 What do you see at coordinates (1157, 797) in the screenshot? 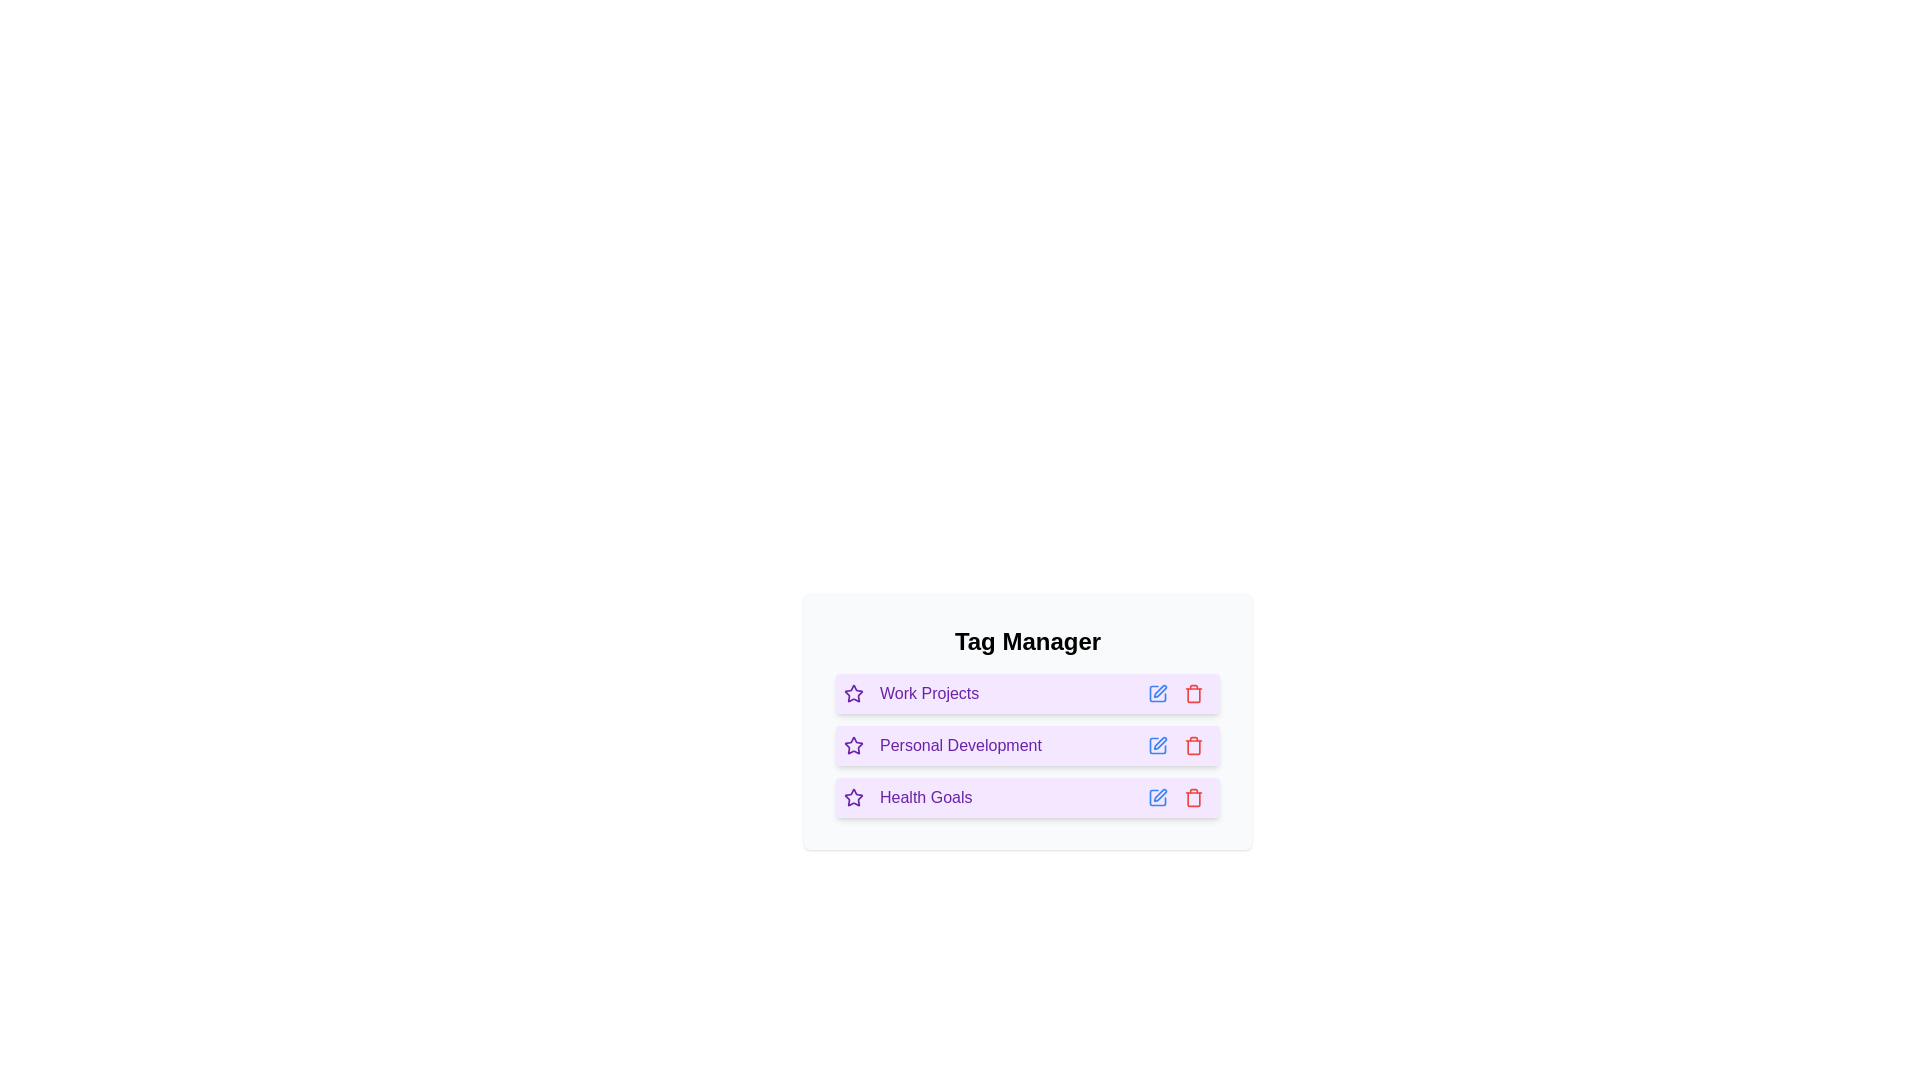
I see `edit button for the tag named Health Goals` at bounding box center [1157, 797].